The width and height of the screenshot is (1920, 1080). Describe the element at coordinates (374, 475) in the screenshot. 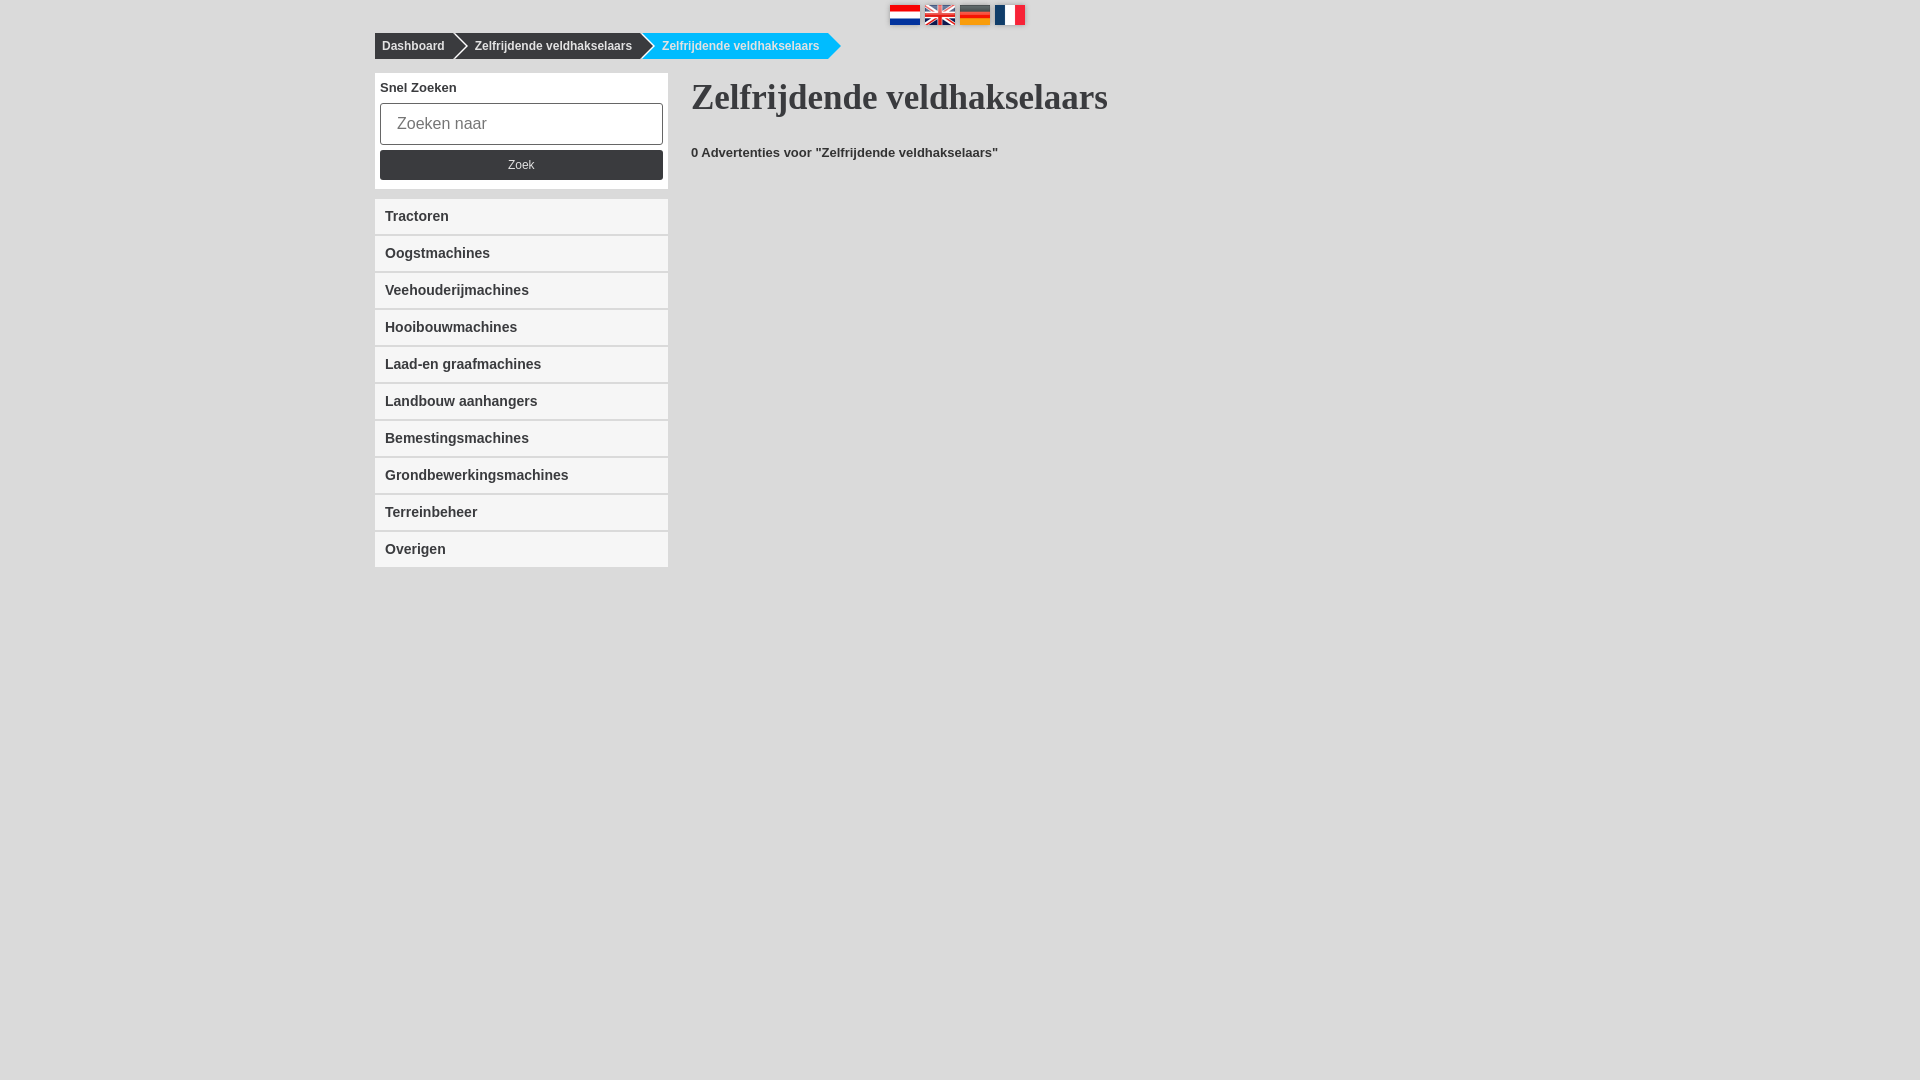

I see `'Grondbewerkingsmachines'` at that location.